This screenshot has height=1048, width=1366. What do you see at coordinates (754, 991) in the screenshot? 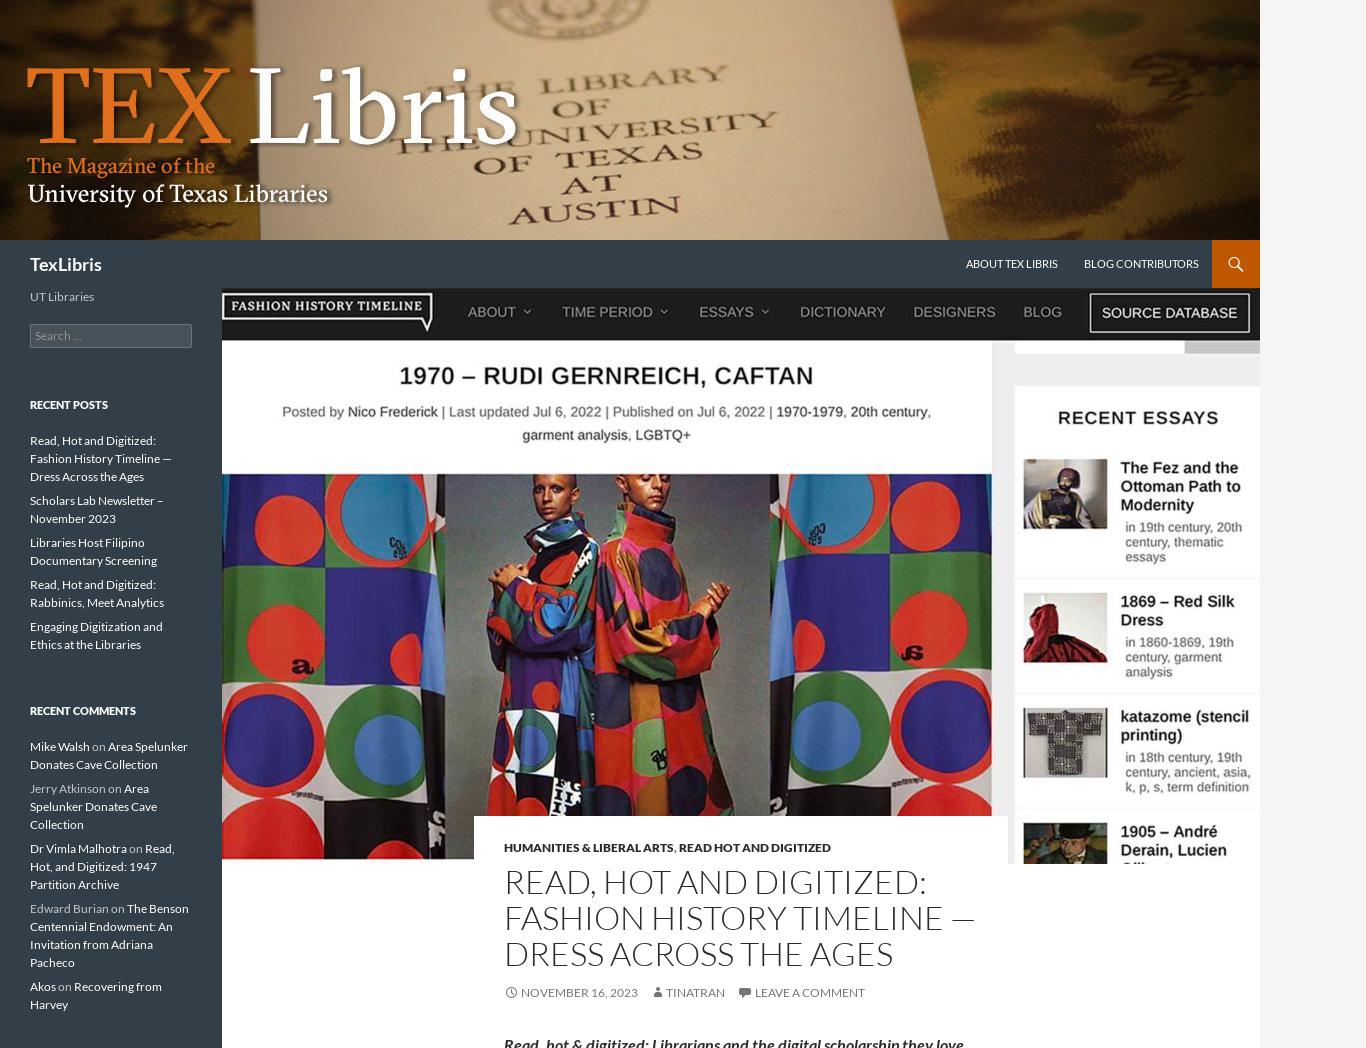
I see `'Leave a comment'` at bounding box center [754, 991].